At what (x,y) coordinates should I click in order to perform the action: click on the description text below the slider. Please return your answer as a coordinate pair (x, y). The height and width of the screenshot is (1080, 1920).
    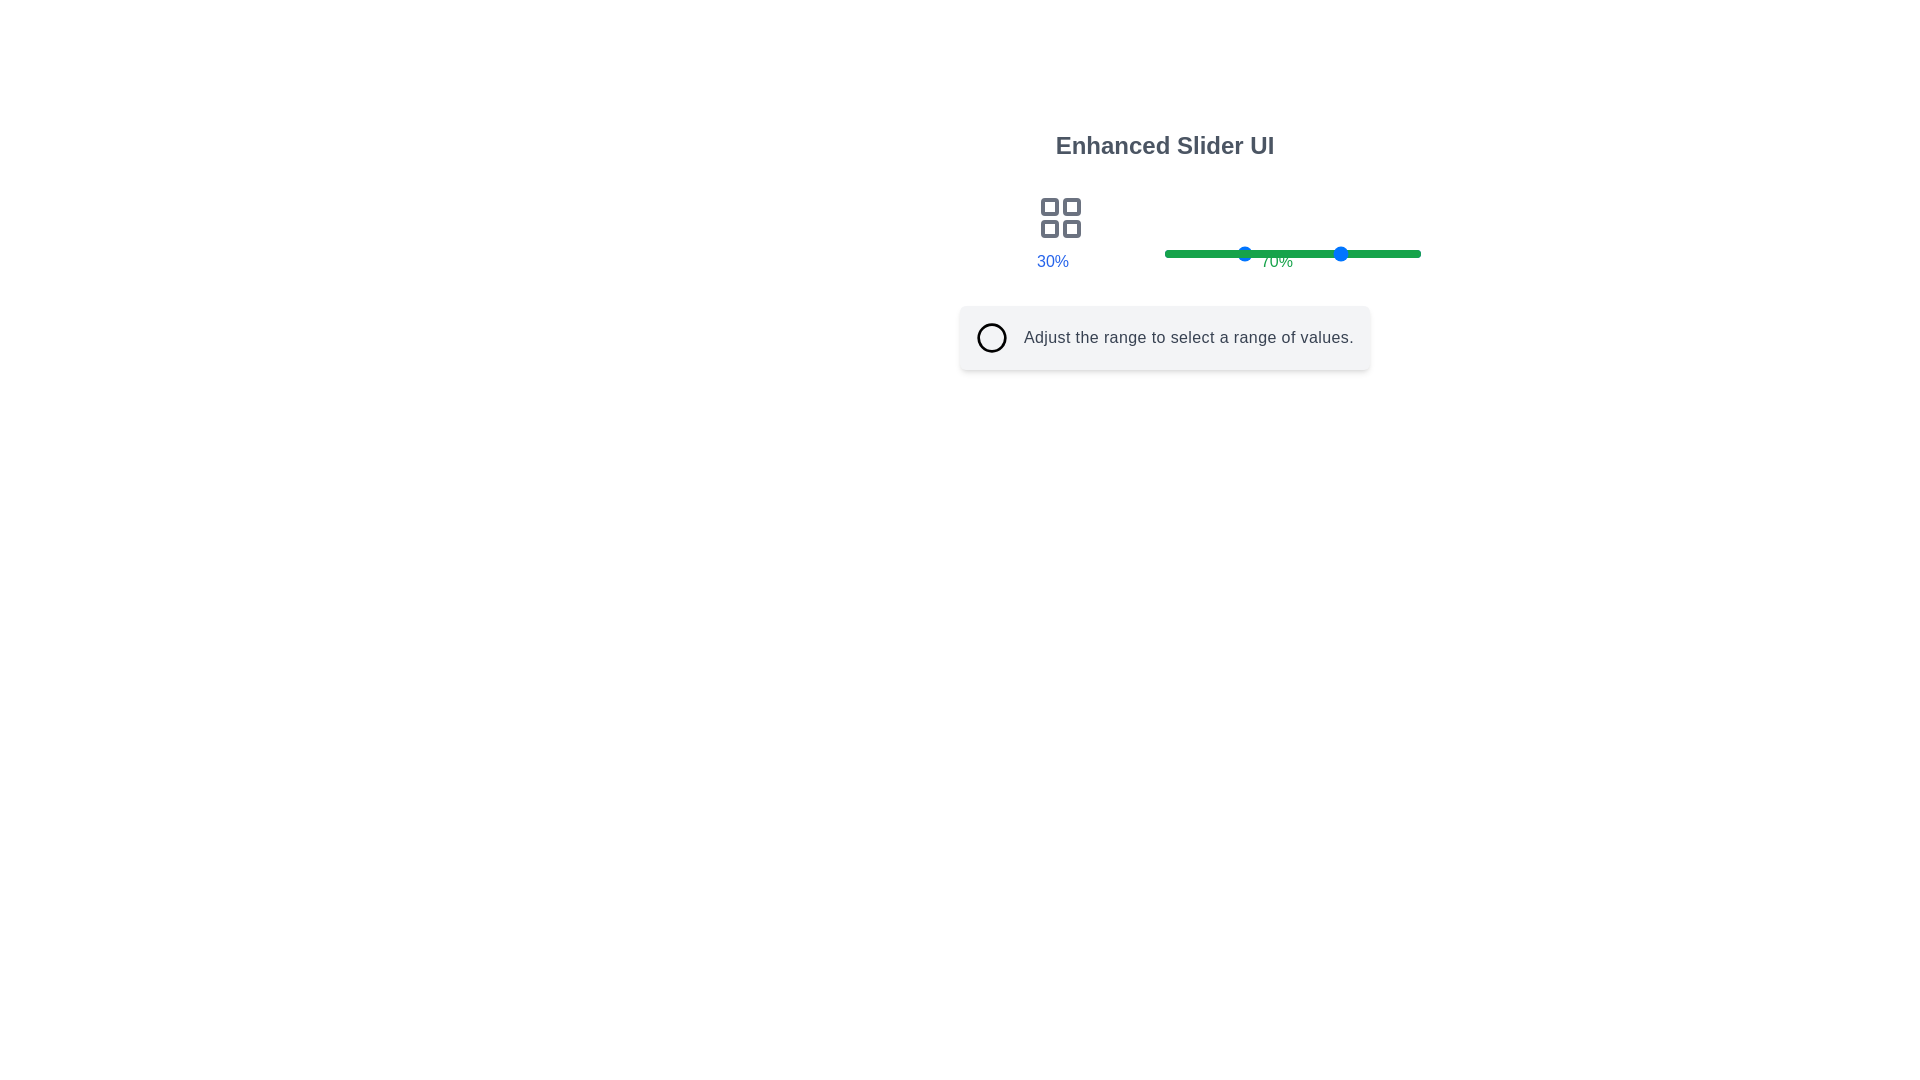
    Looking at the image, I should click on (1189, 337).